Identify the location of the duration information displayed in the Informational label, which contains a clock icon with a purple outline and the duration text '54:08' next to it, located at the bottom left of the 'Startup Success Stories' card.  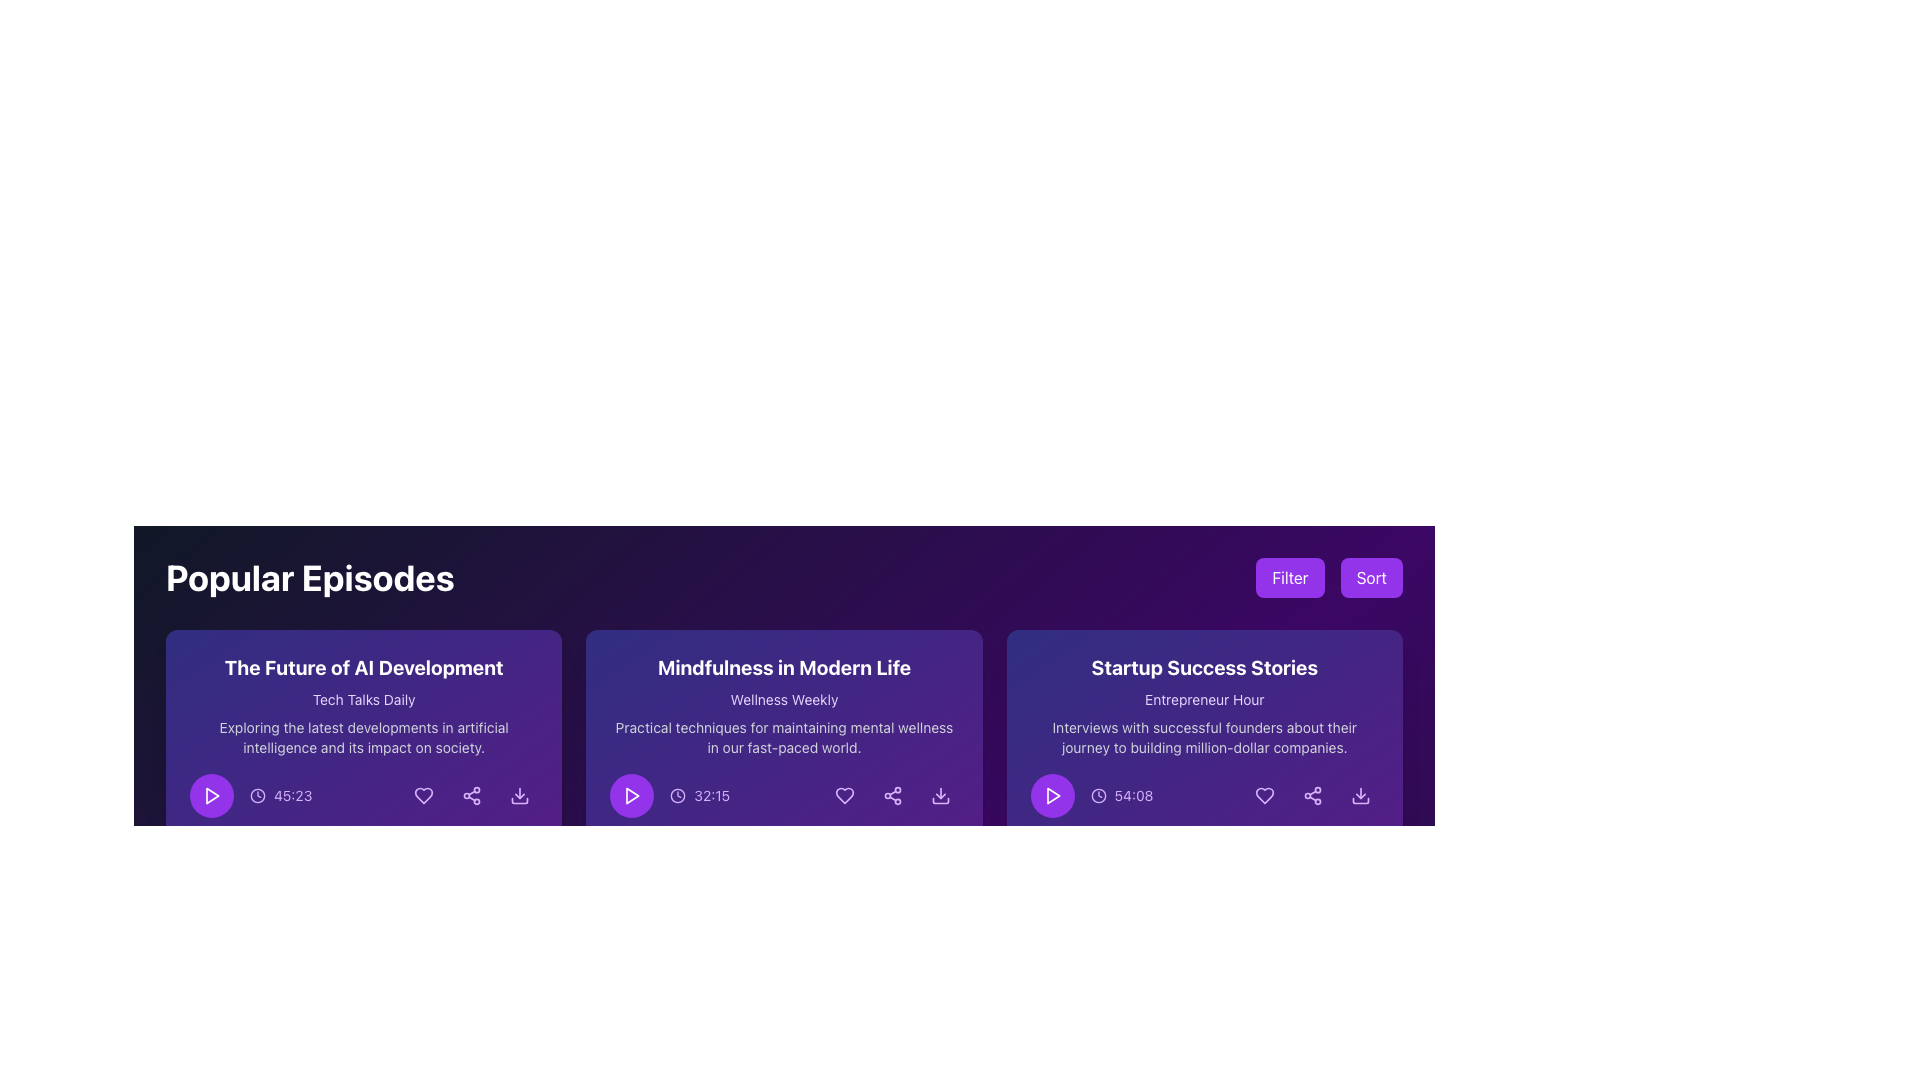
(1091, 794).